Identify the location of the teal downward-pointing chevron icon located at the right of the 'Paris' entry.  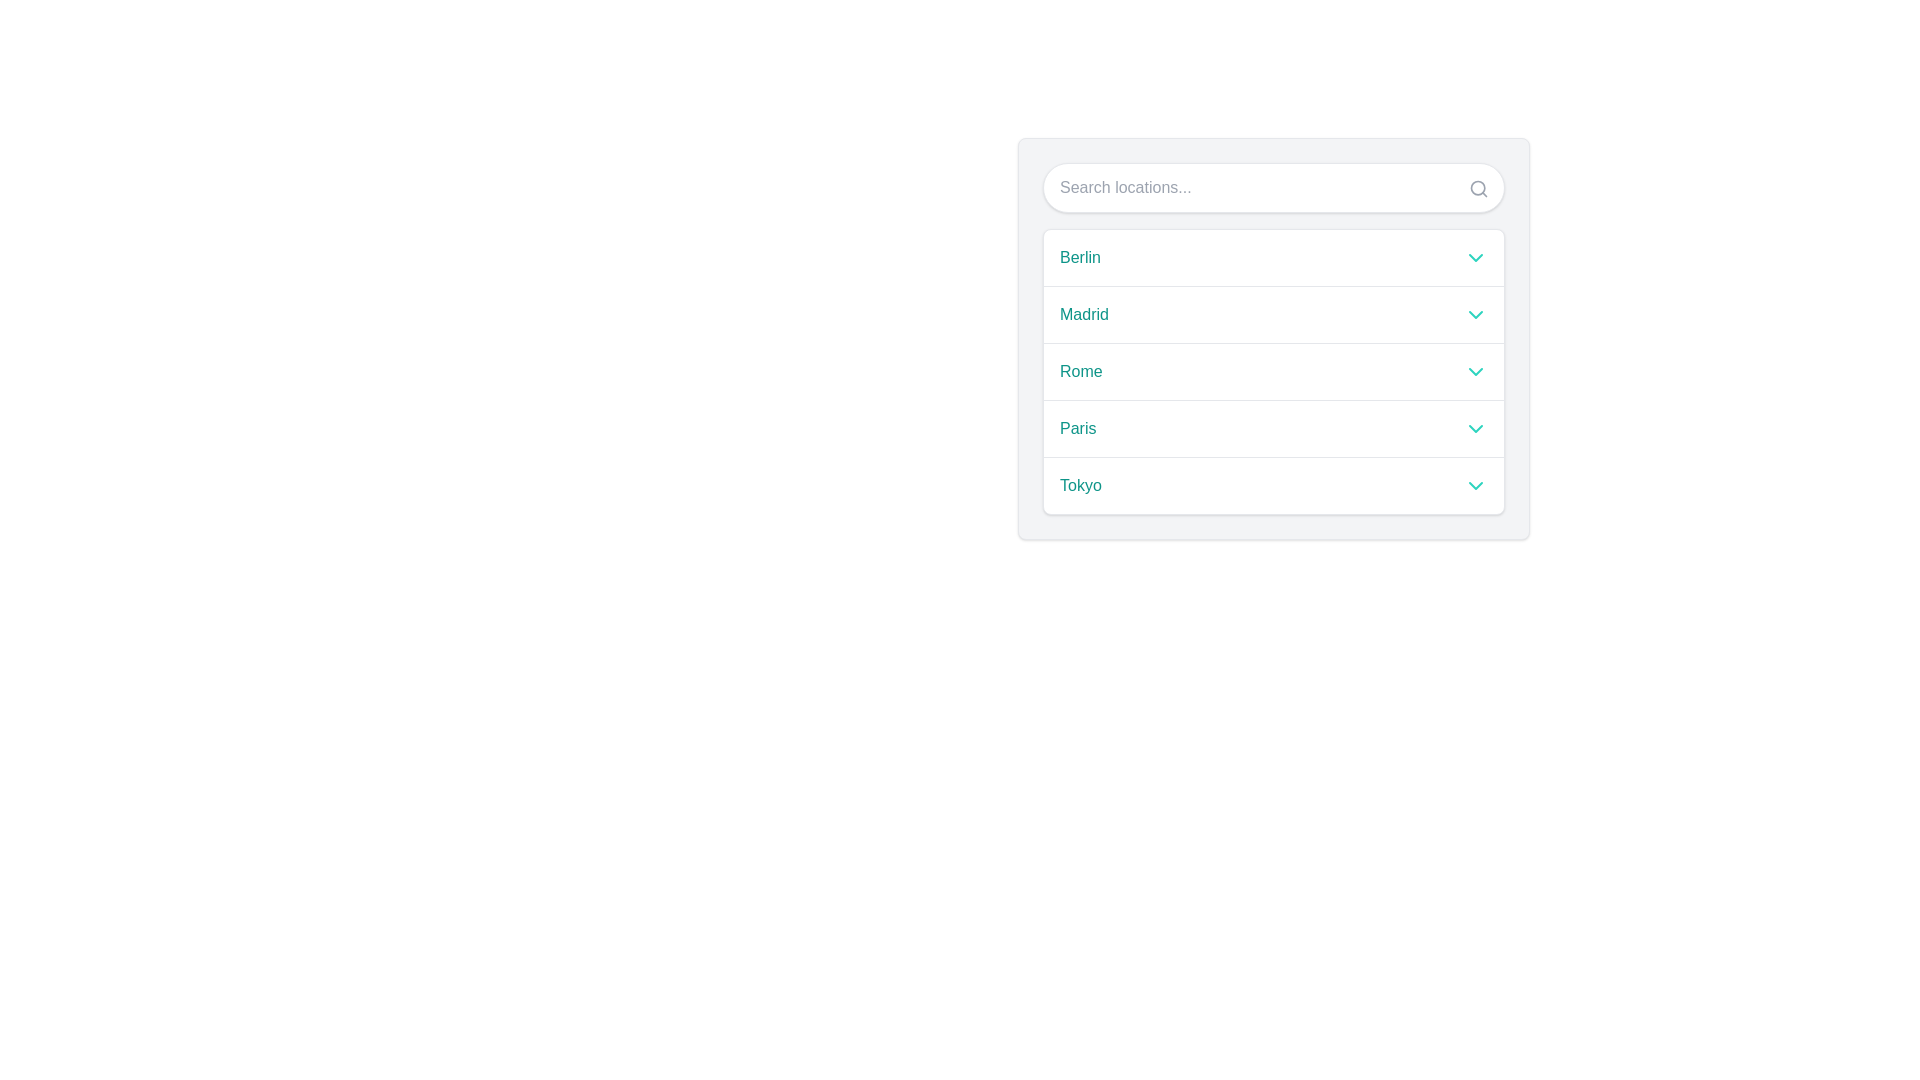
(1476, 427).